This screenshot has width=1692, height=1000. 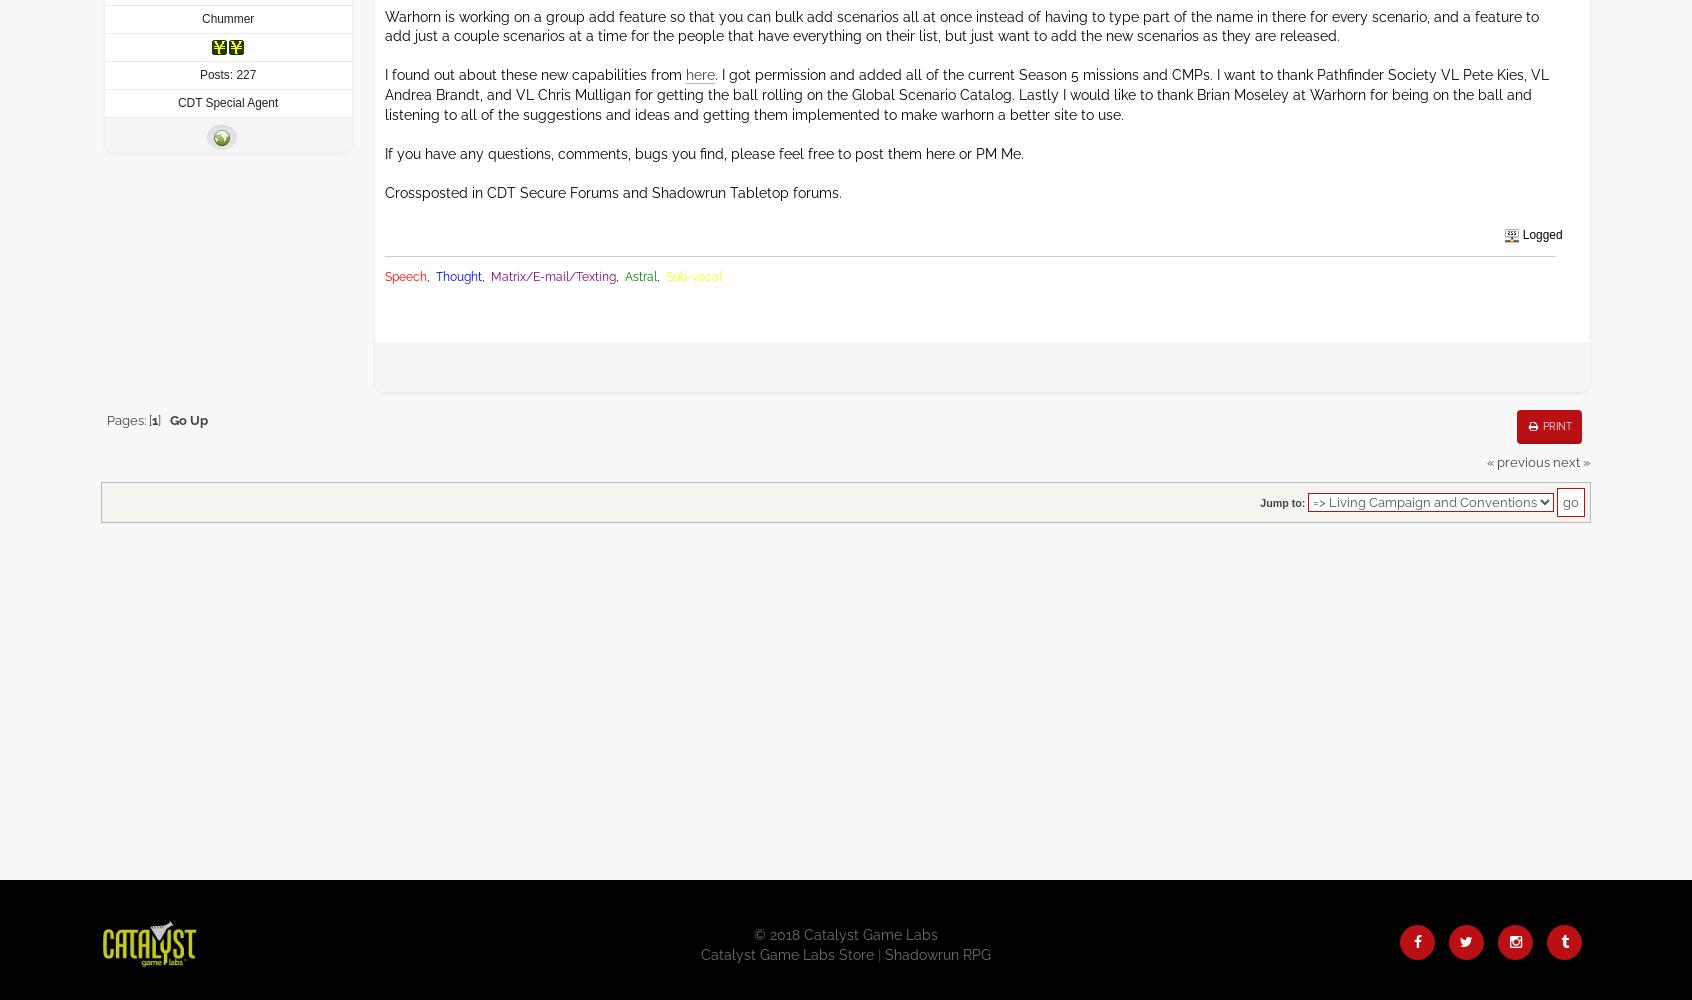 I want to click on 'Jump to:', so click(x=1281, y=502).